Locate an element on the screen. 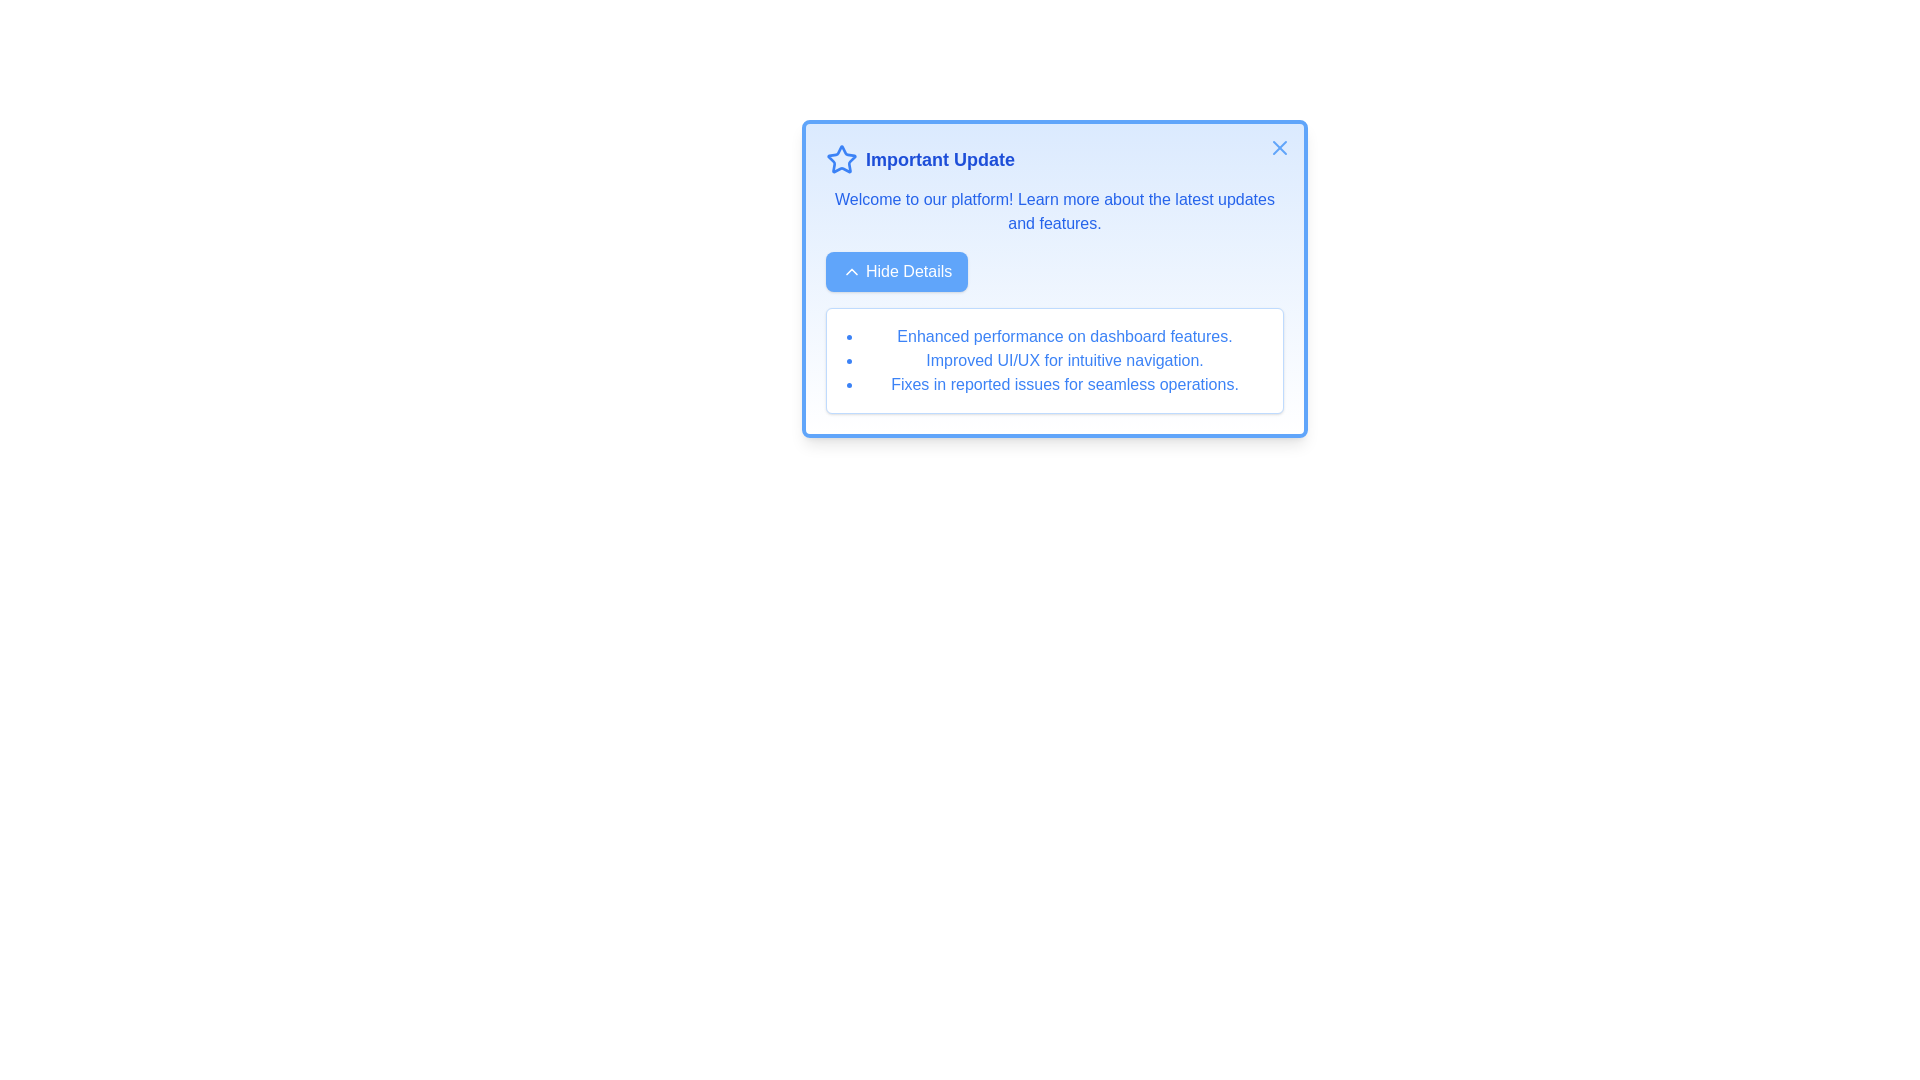 The width and height of the screenshot is (1920, 1080). the close button in the top-right corner of the alert is located at coordinates (1280, 146).